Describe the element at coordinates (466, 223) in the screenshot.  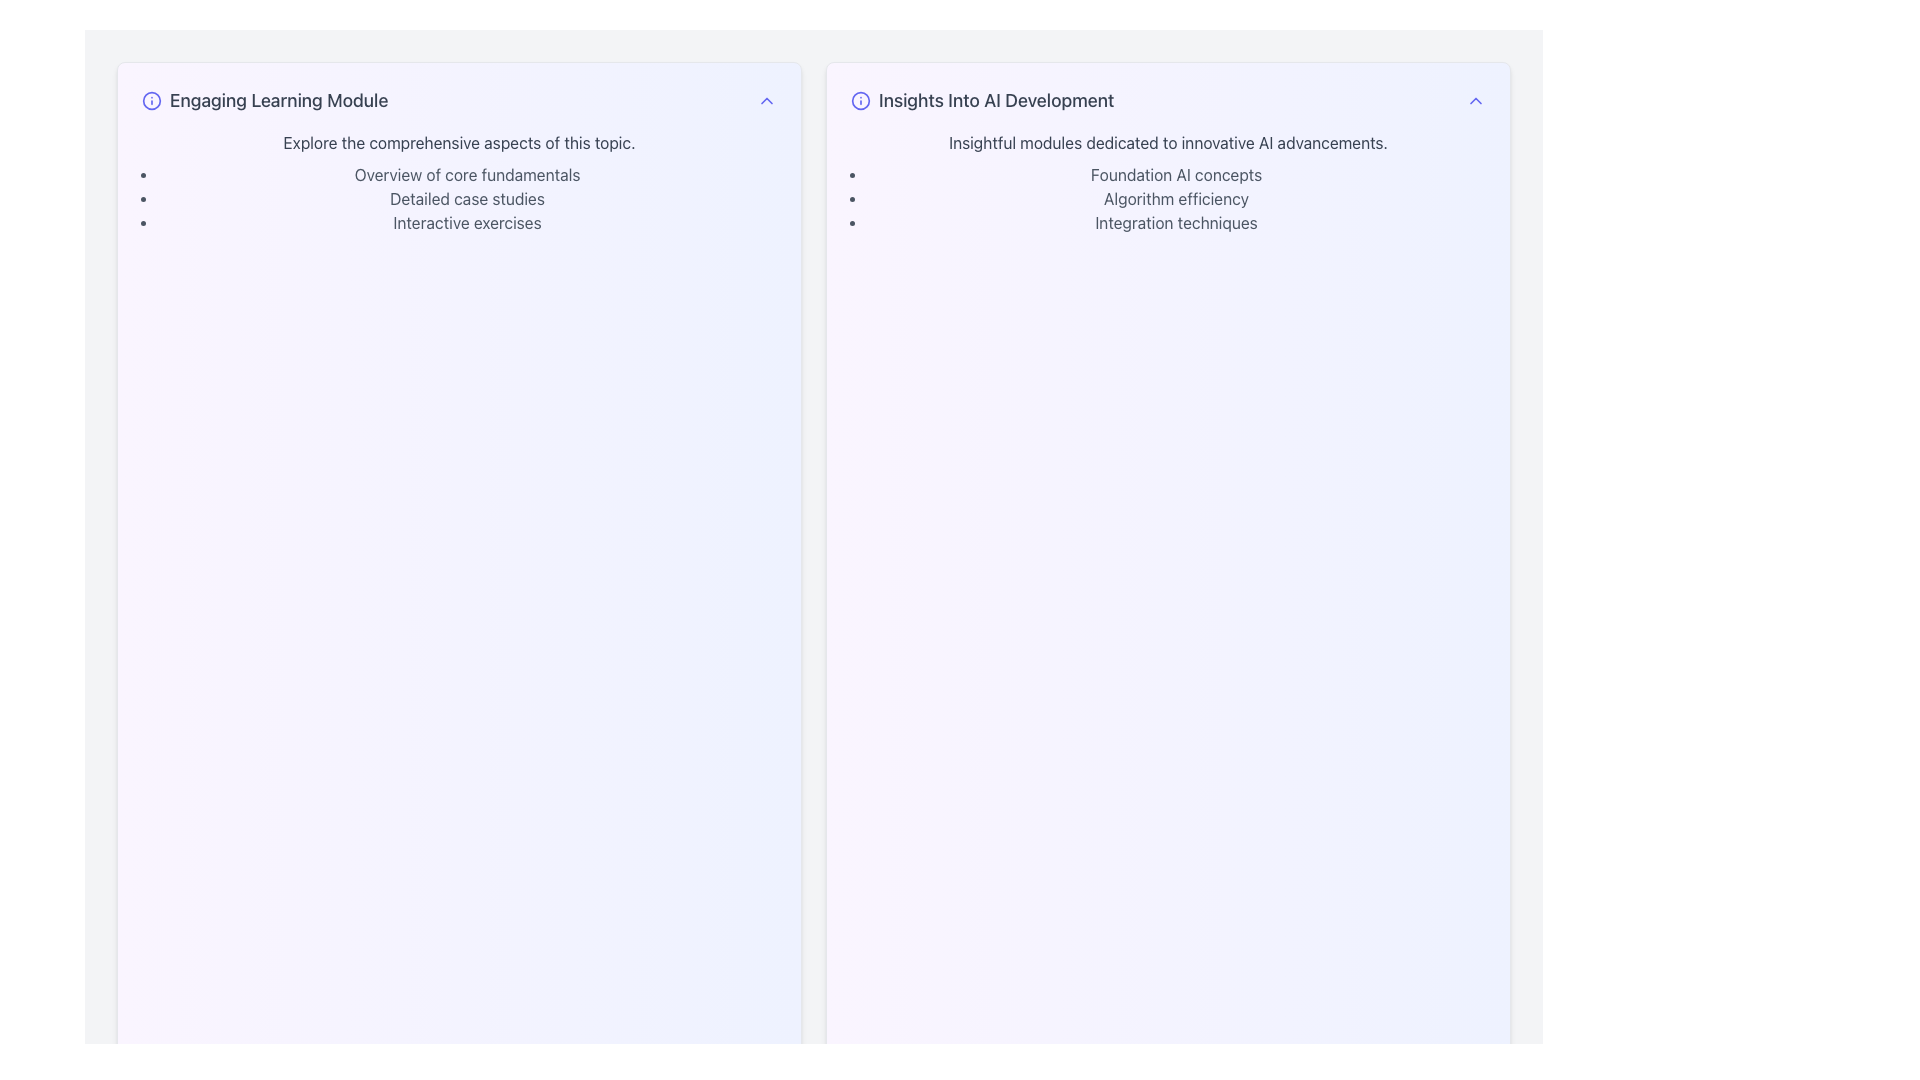
I see `the text element that contains 'Interactive exercises', which is the third item in the bulleted list under the 'Engaging Learning Module' box` at that location.